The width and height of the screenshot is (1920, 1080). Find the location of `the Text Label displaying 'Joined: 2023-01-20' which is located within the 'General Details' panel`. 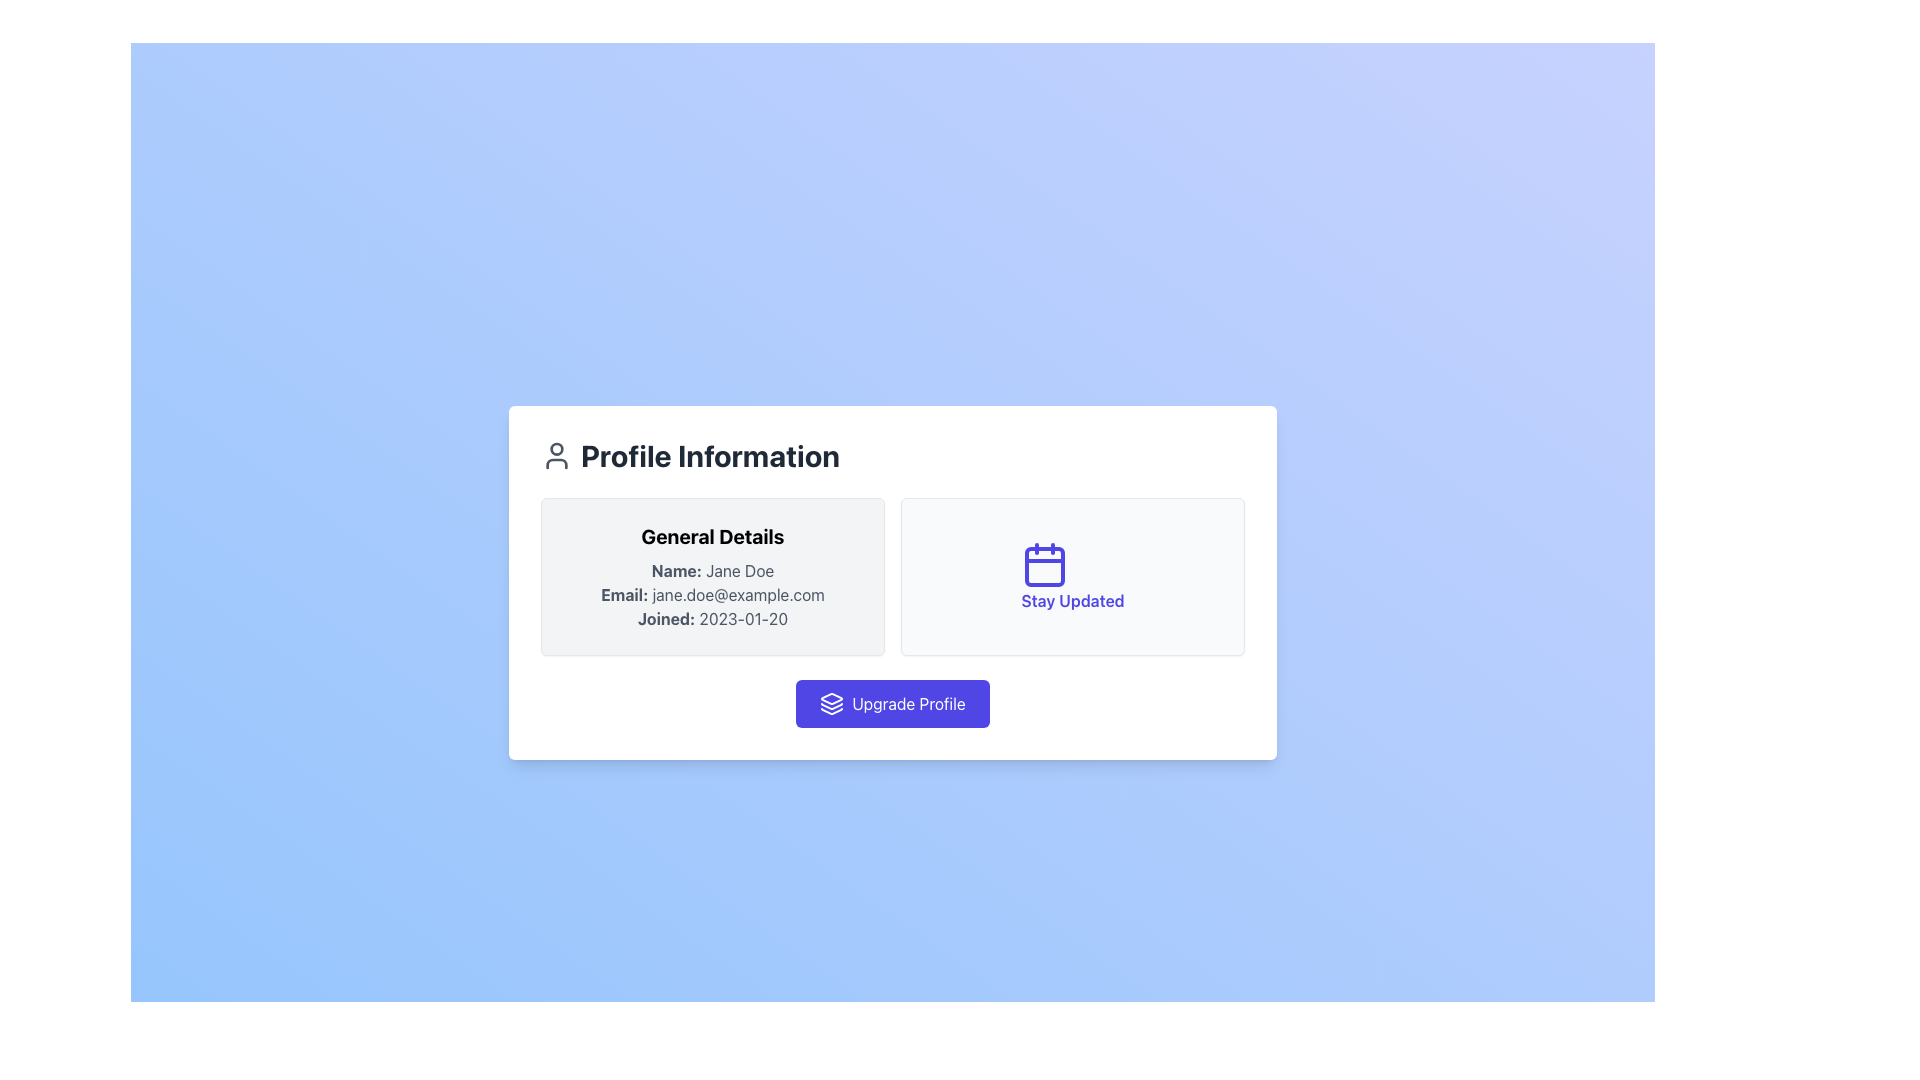

the Text Label displaying 'Joined: 2023-01-20' which is located within the 'General Details' panel is located at coordinates (713, 617).